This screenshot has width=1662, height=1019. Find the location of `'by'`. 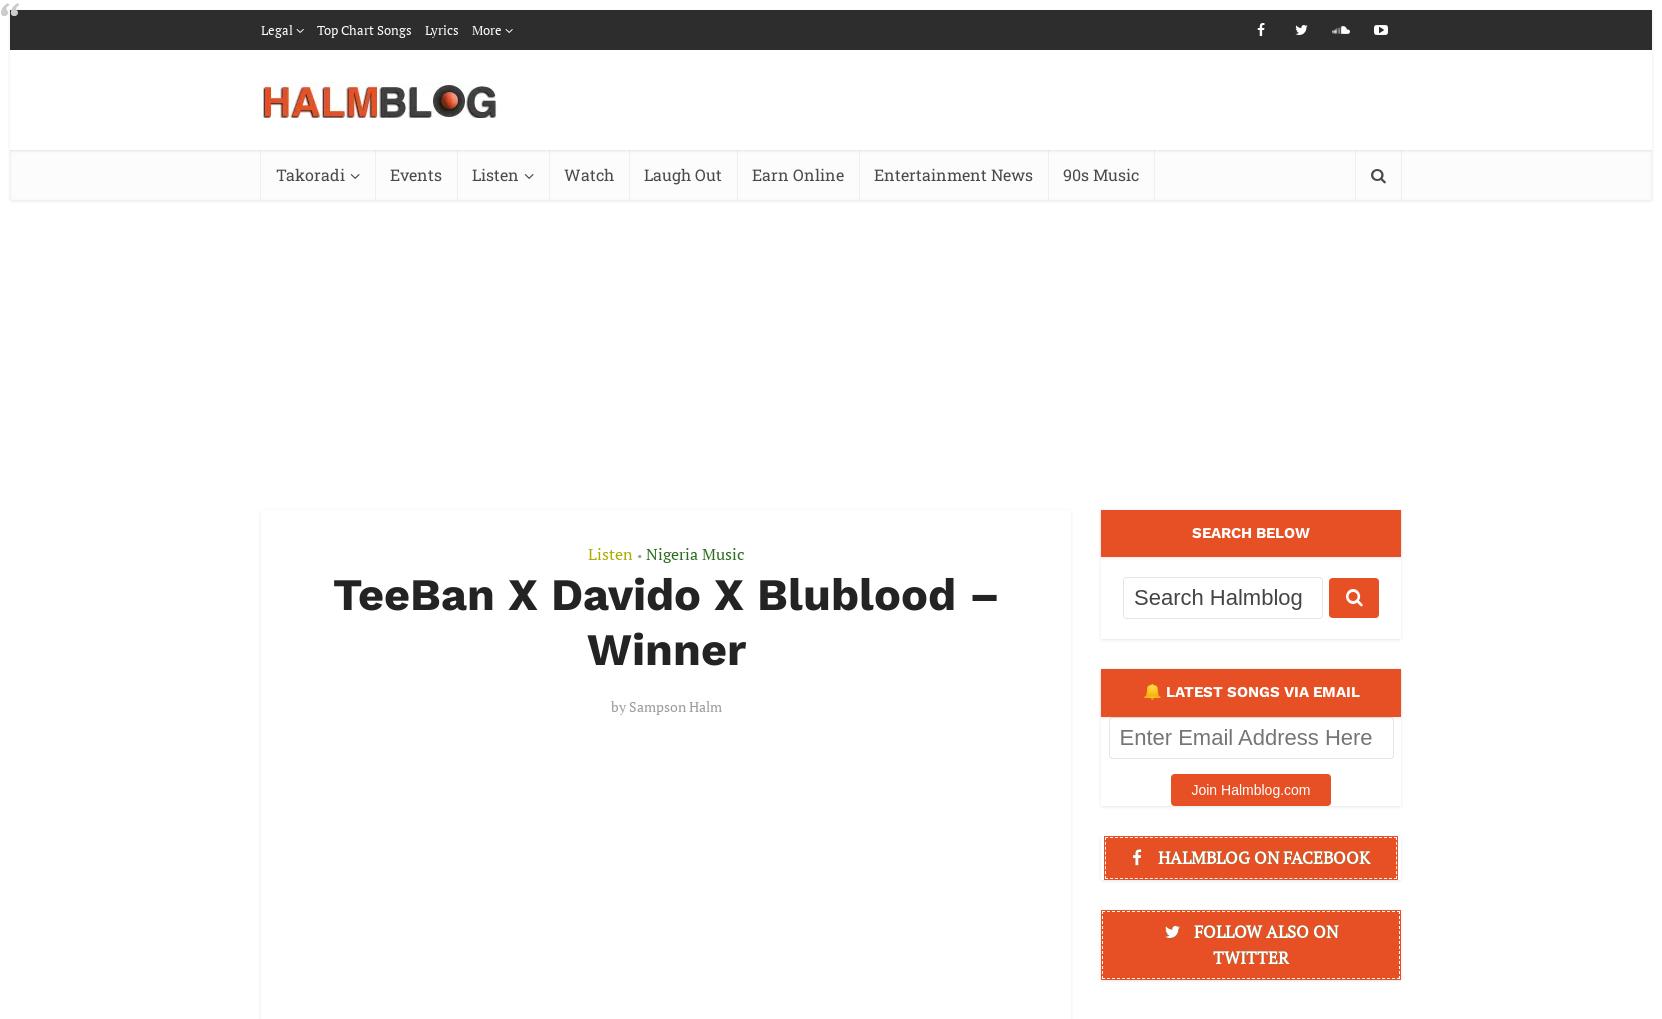

'by' is located at coordinates (618, 706).